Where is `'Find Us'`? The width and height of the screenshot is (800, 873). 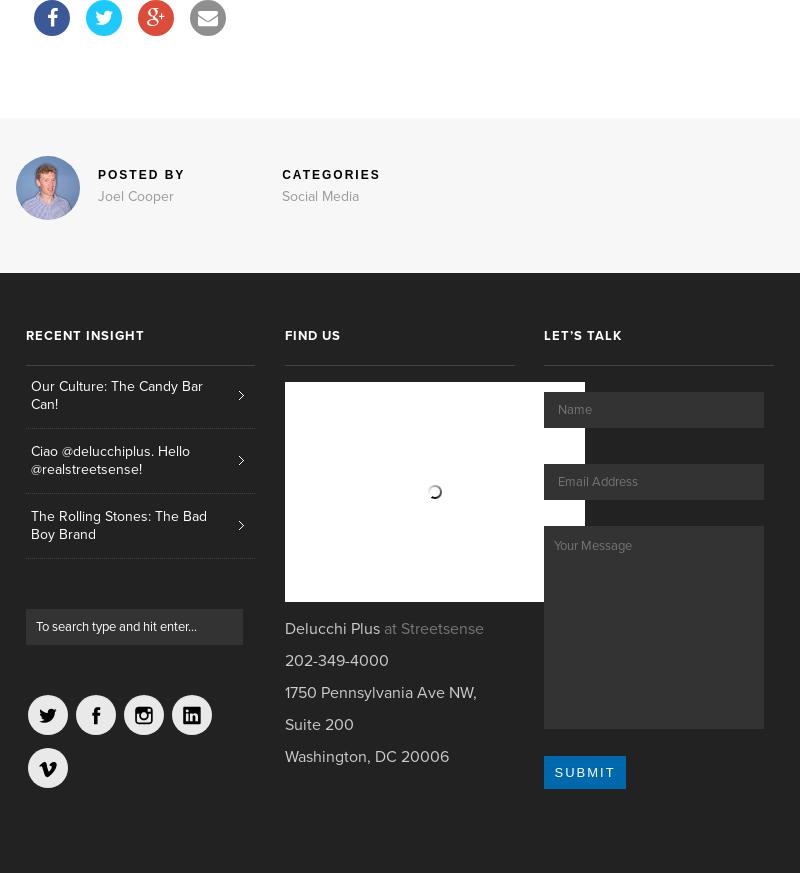
'Find Us' is located at coordinates (311, 336).